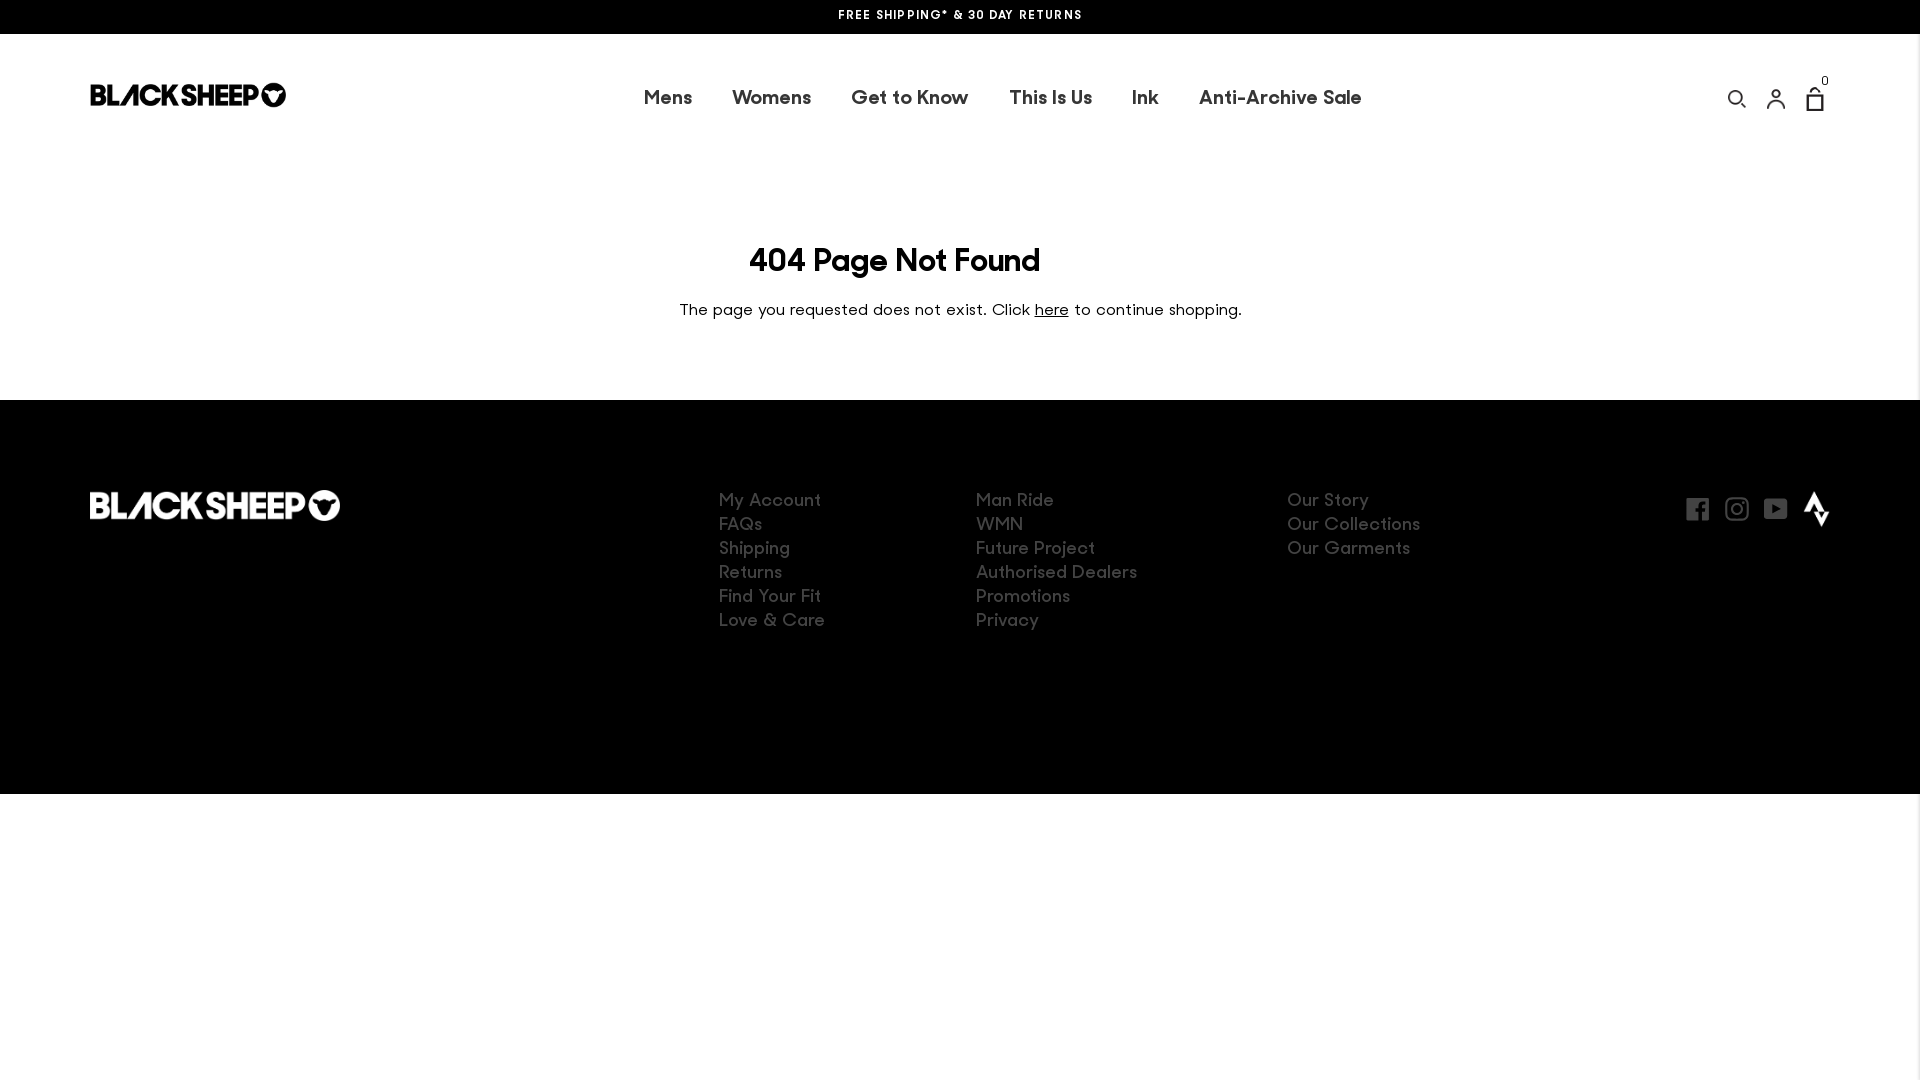 This screenshot has height=1080, width=1920. Describe the element at coordinates (1818, 99) in the screenshot. I see `'0'` at that location.